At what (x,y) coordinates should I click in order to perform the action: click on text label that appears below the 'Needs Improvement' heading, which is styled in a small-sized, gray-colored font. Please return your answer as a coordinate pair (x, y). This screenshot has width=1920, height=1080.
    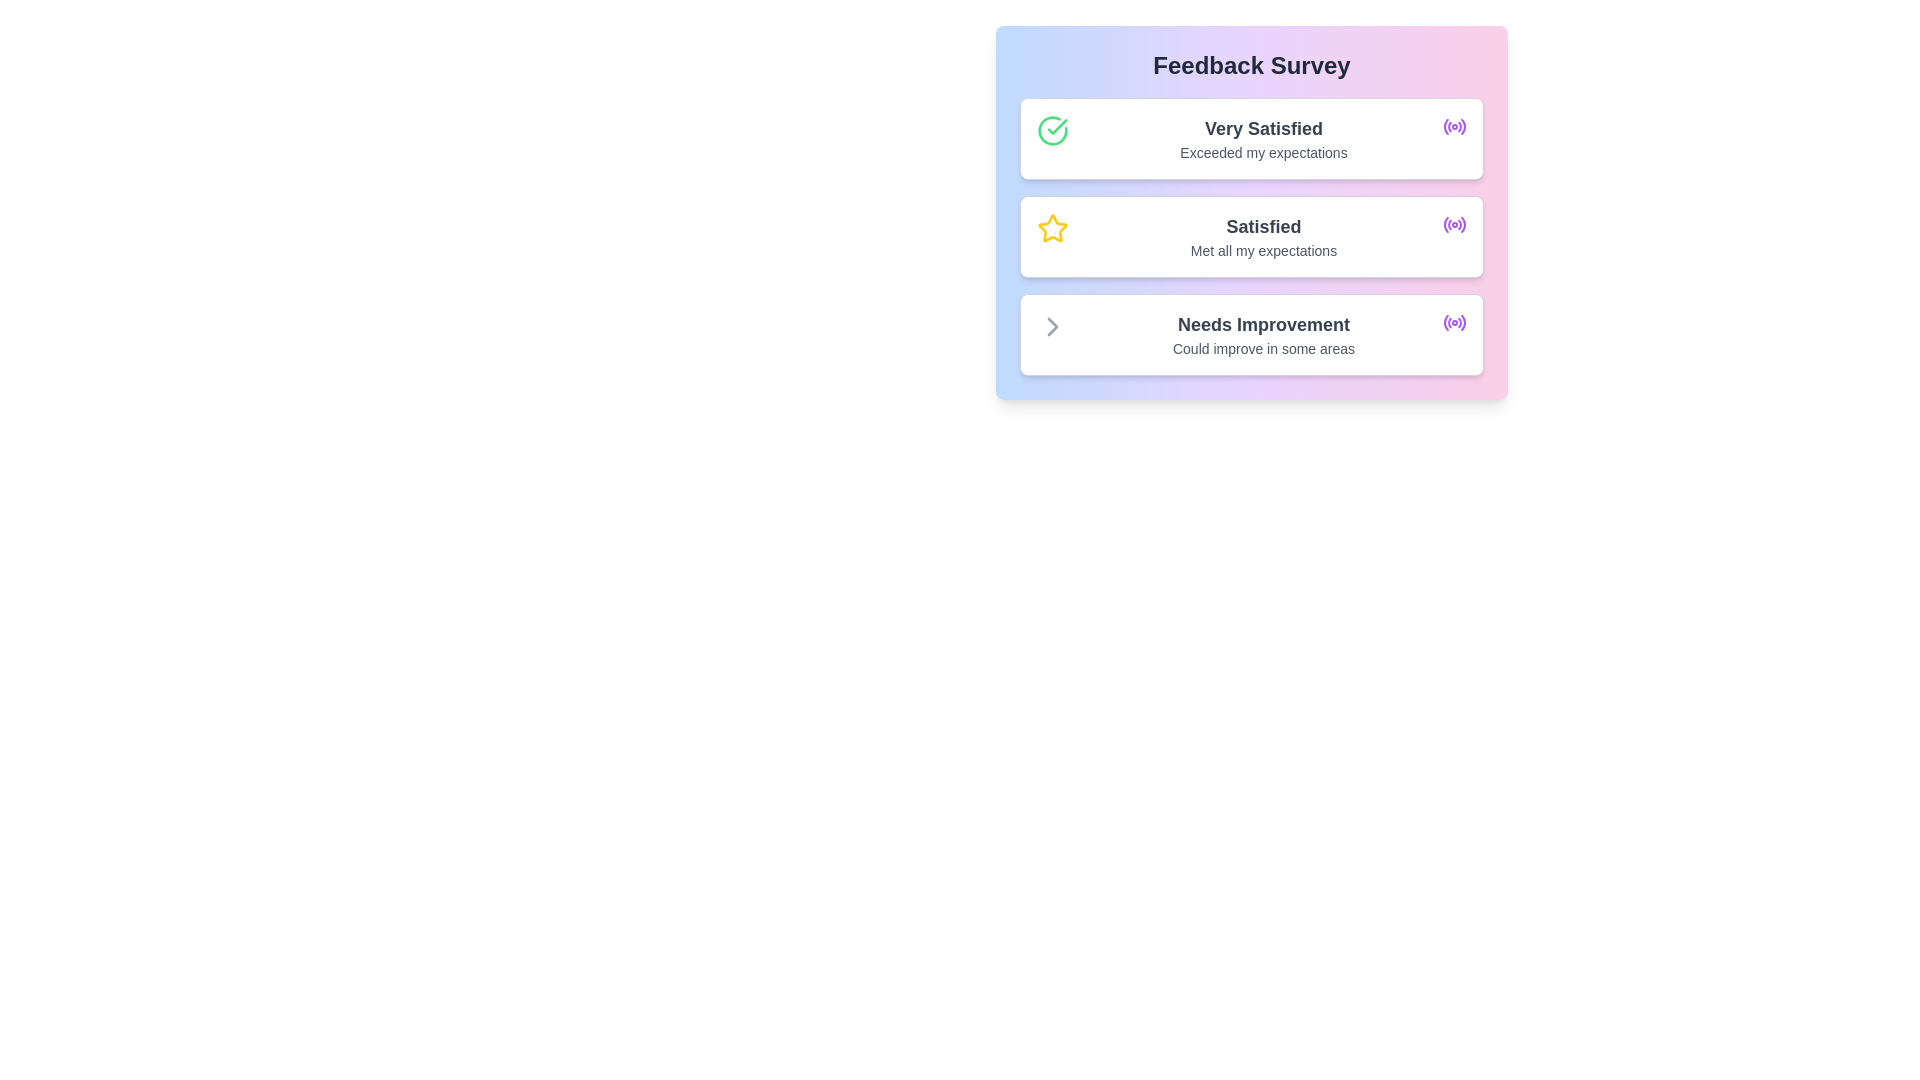
    Looking at the image, I should click on (1262, 347).